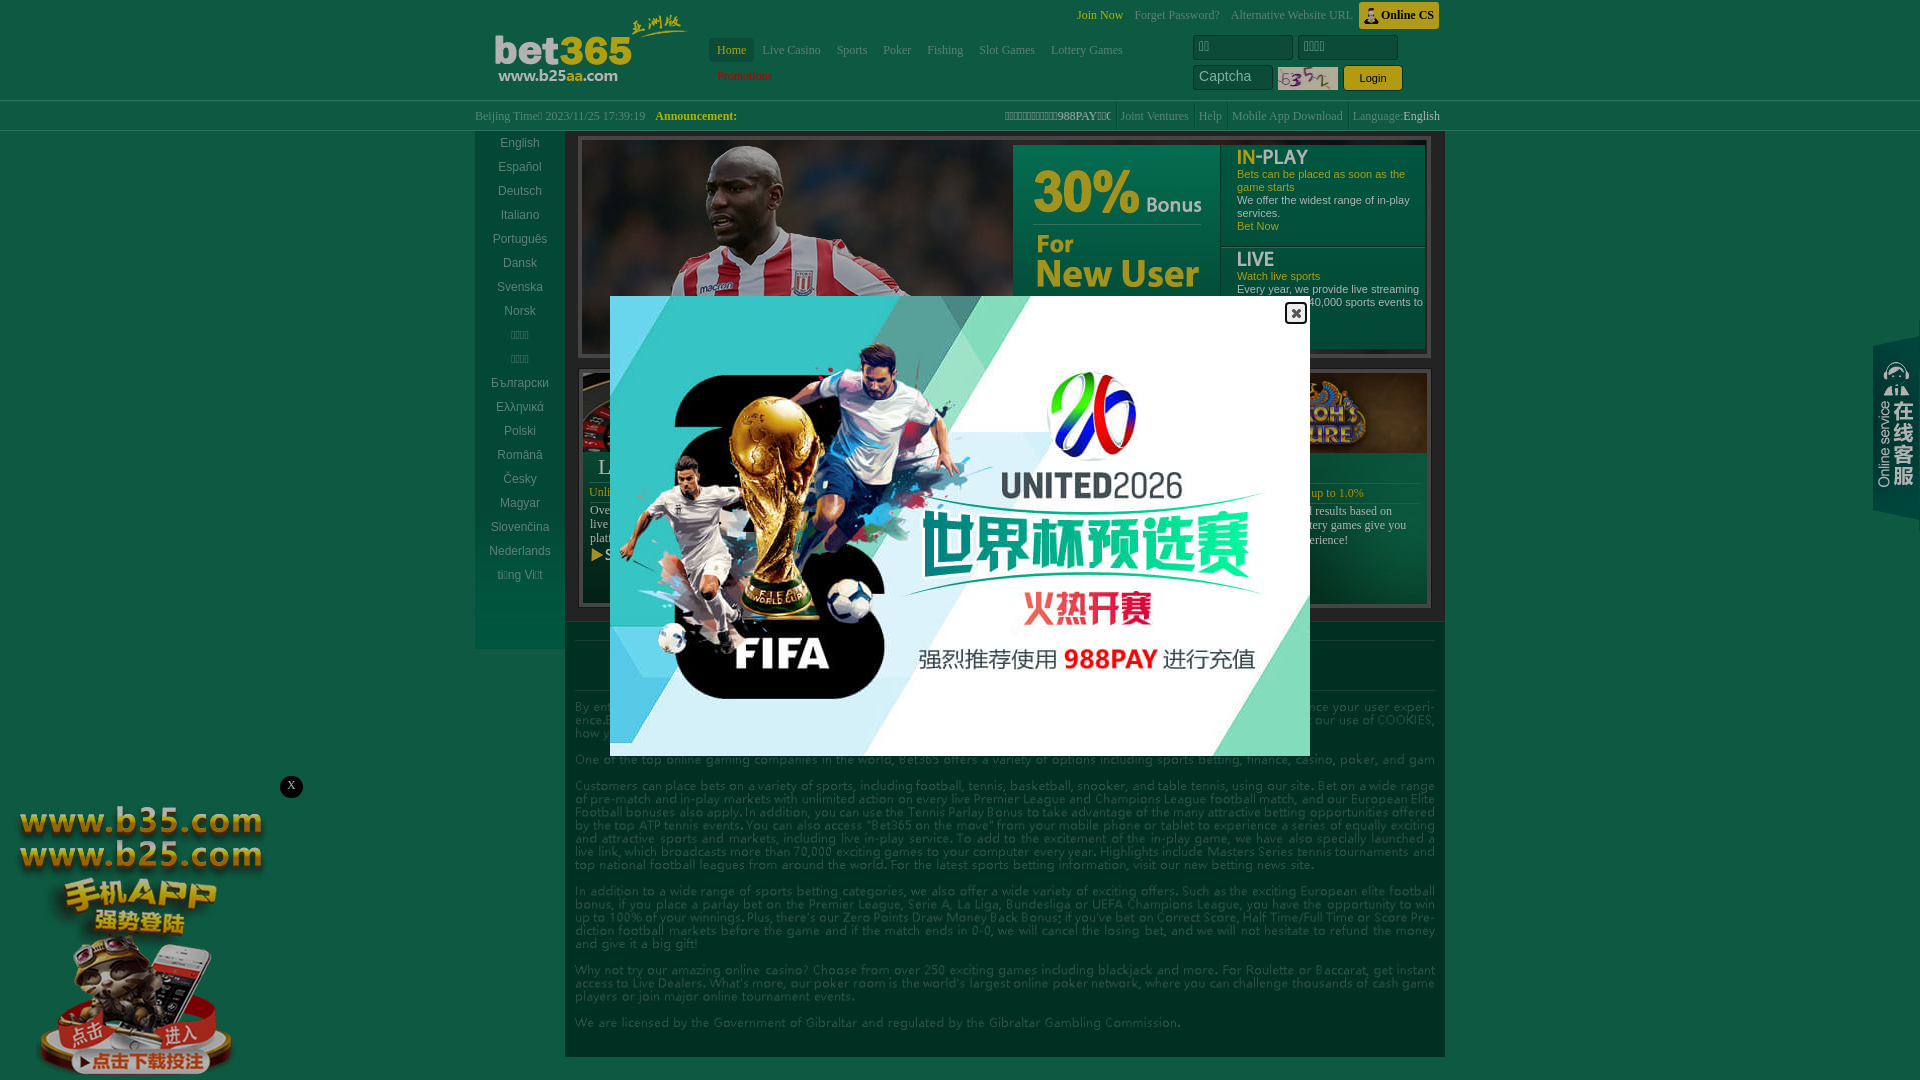 The image size is (1920, 1080). I want to click on 'Home', so click(730, 49).